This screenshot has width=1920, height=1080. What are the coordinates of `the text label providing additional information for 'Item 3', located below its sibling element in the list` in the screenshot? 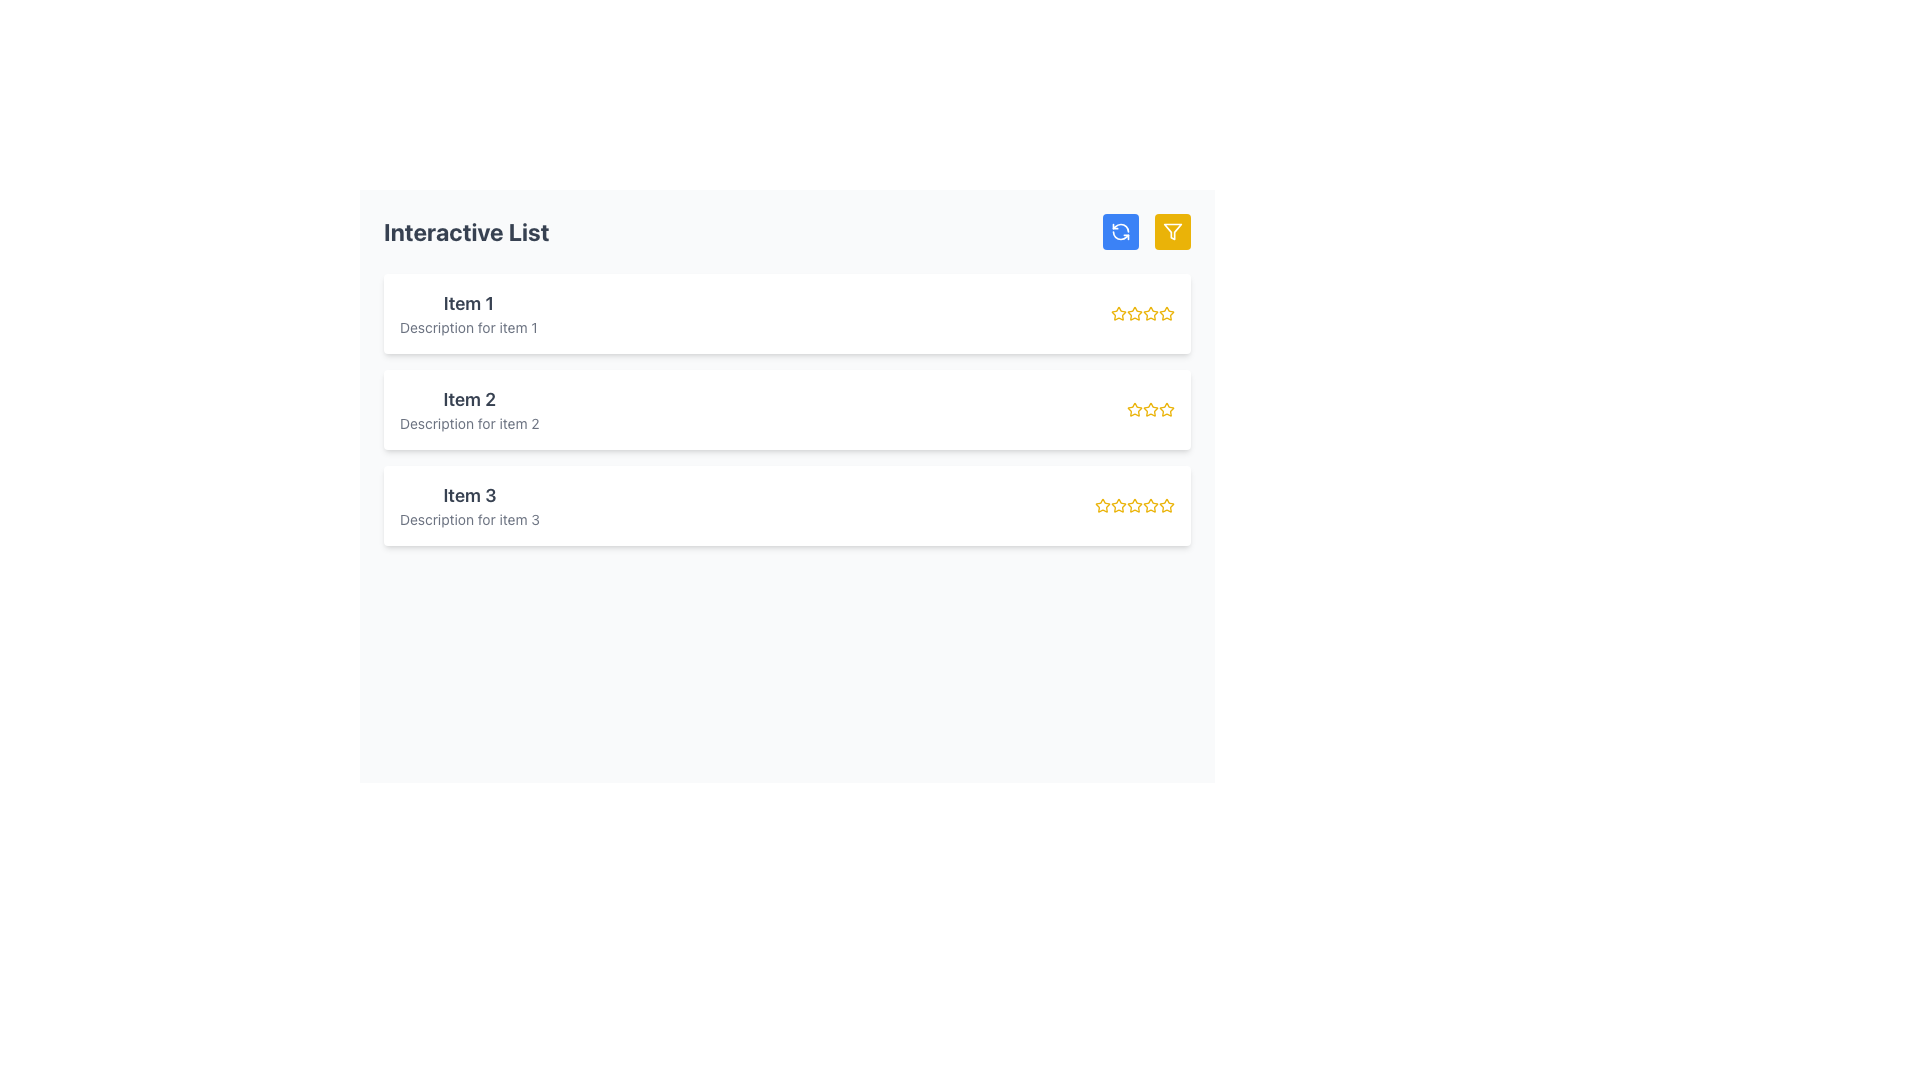 It's located at (469, 519).